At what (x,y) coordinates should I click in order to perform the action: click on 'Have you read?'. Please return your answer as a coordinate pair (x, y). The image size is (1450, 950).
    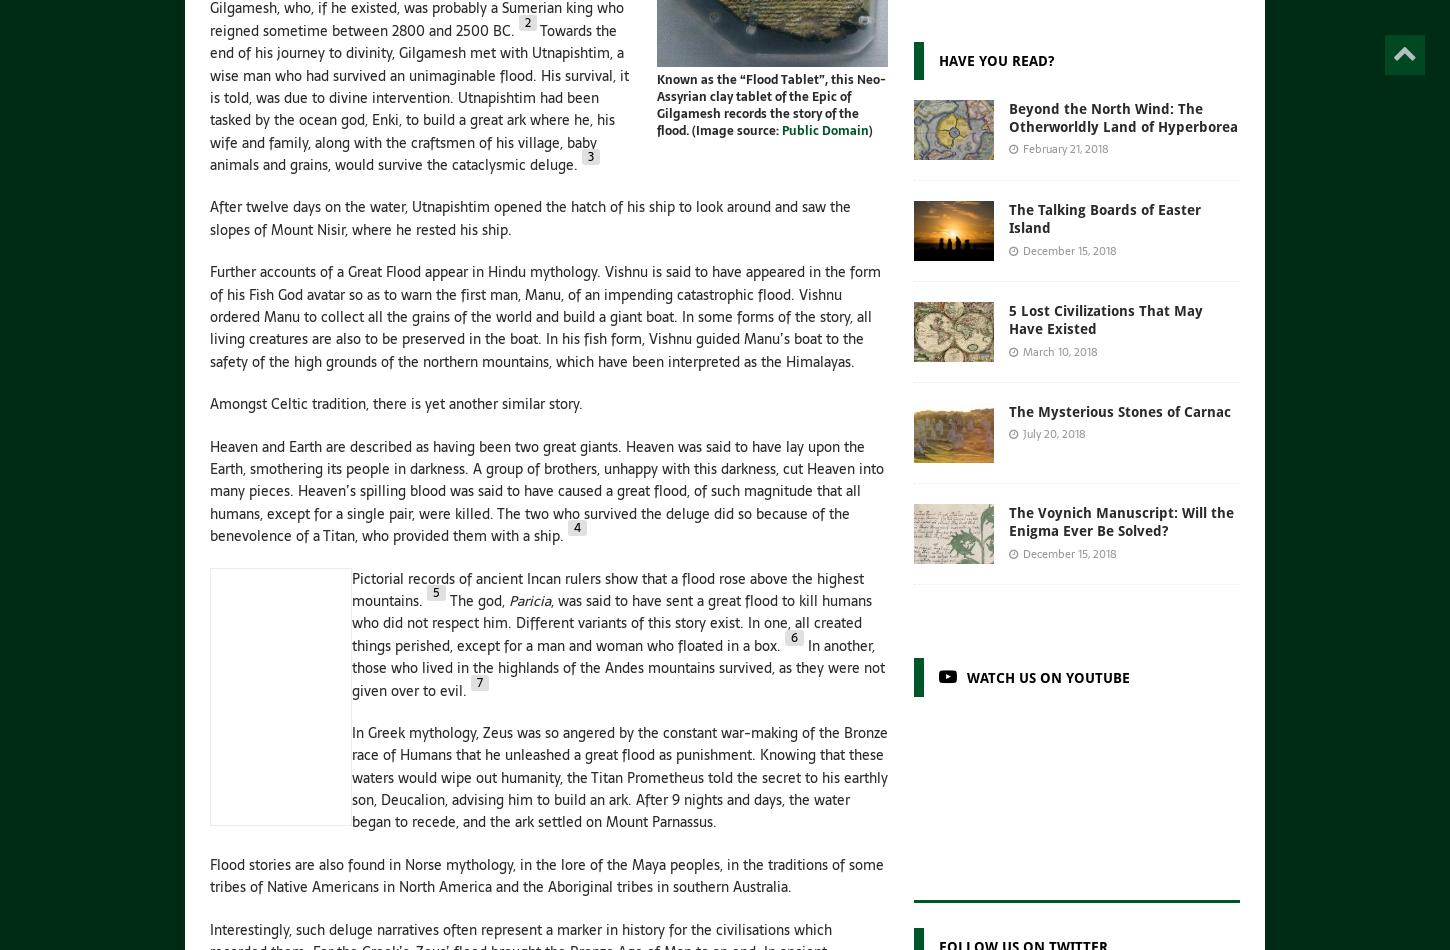
    Looking at the image, I should click on (995, 60).